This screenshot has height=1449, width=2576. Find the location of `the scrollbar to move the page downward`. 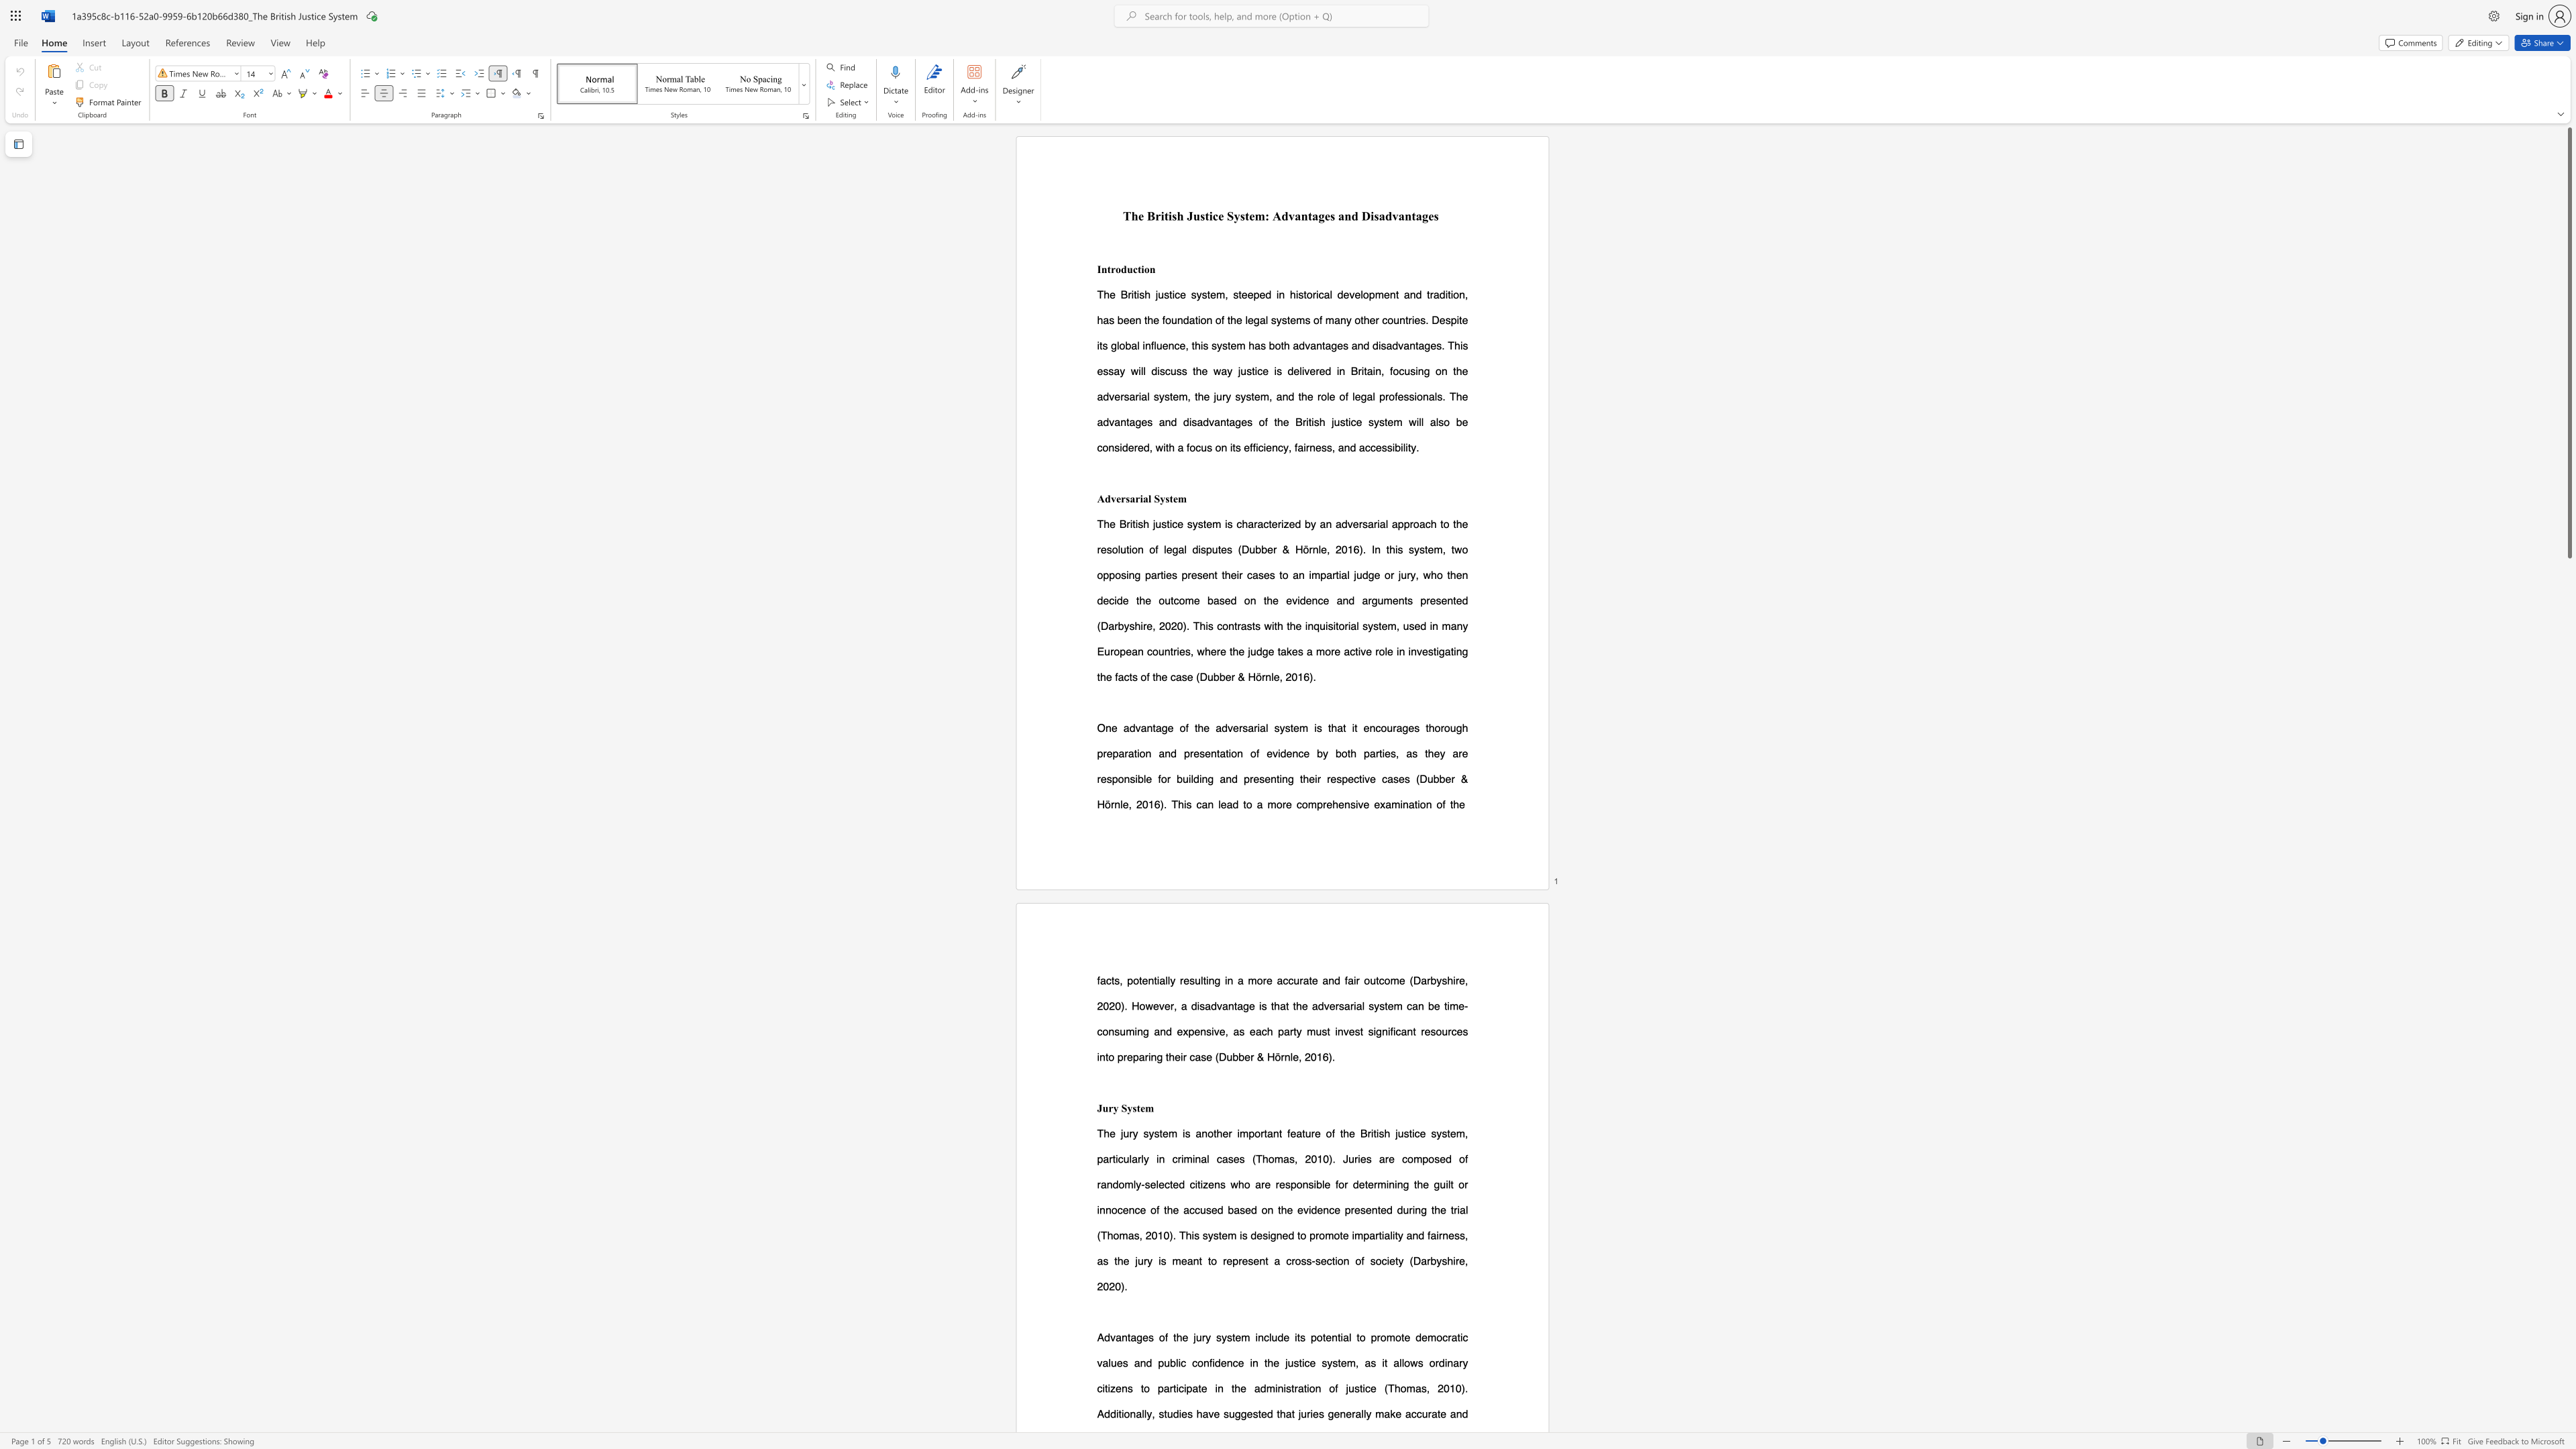

the scrollbar to move the page downward is located at coordinates (2568, 1367).